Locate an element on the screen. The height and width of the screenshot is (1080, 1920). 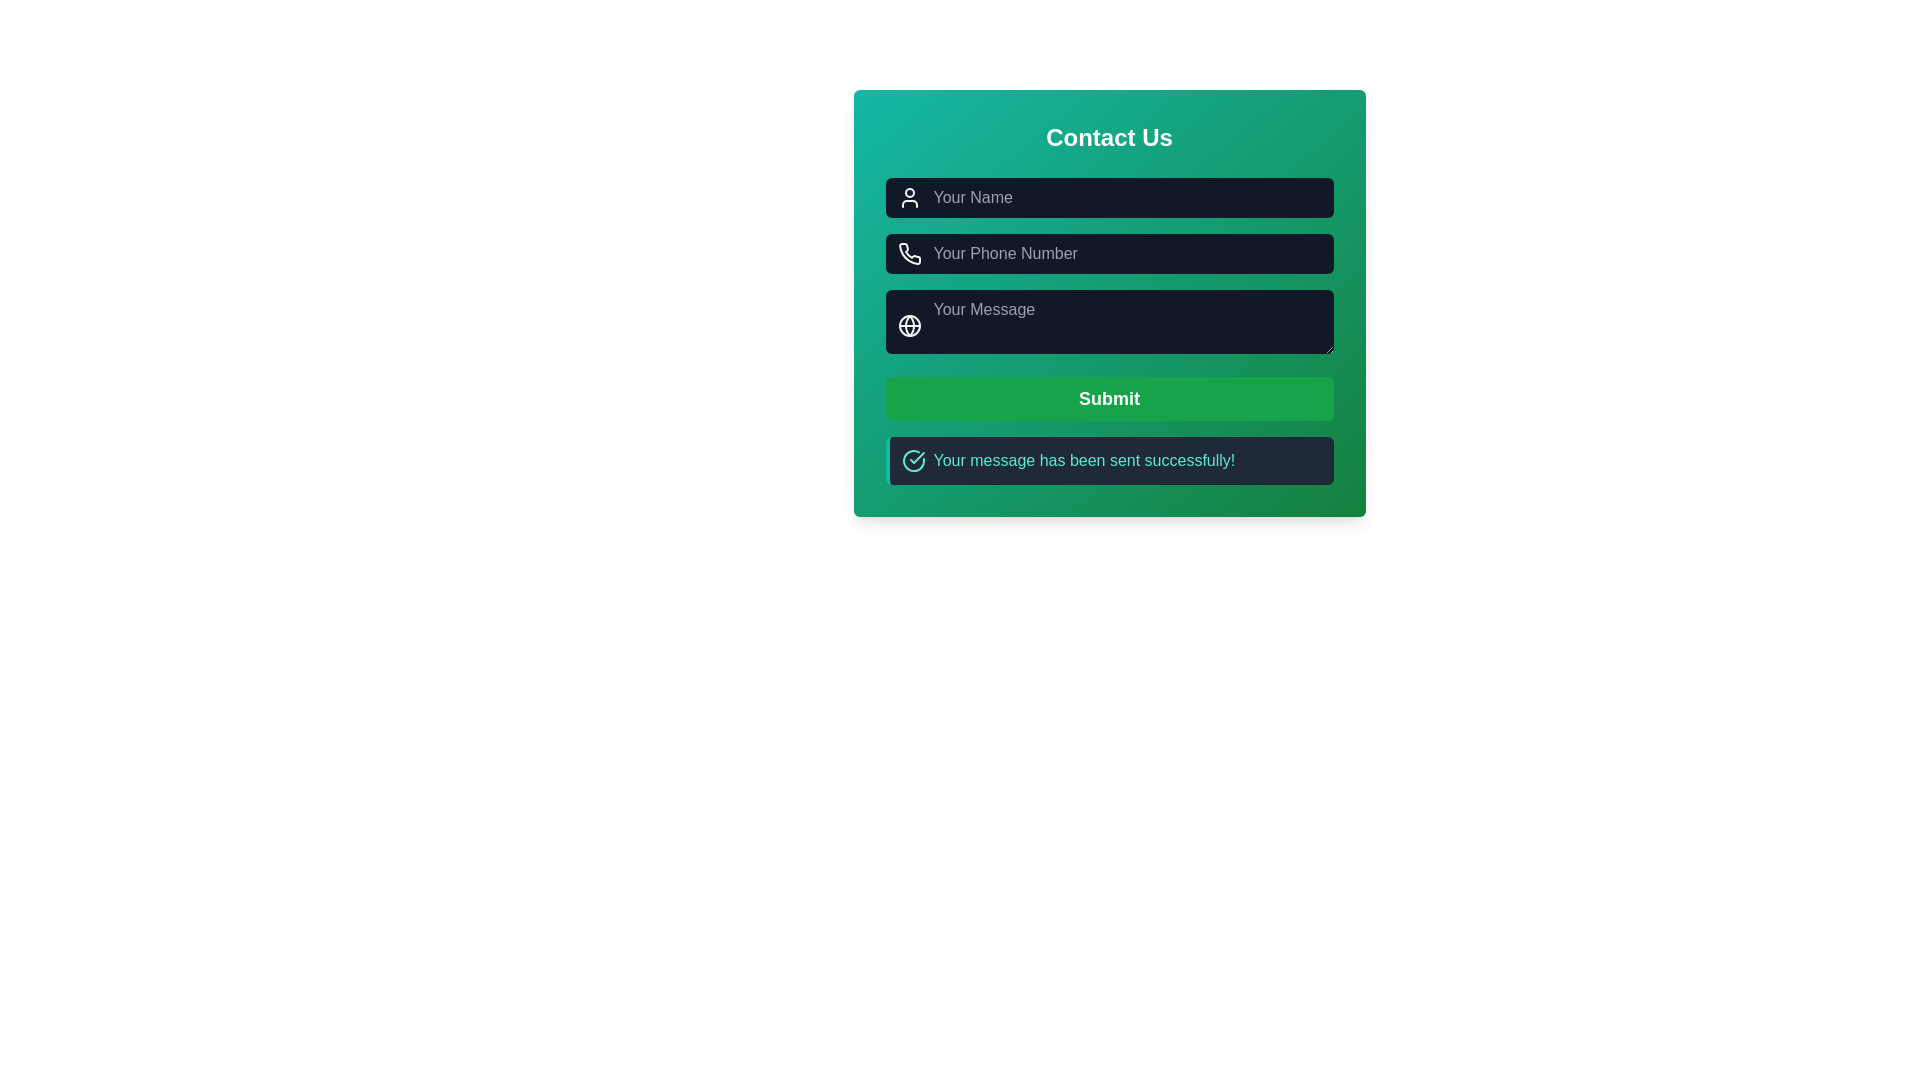
the phone number icon located on the left side of the input field labeled 'Your Phone Number', which visually indicates the purpose of the field is located at coordinates (908, 252).